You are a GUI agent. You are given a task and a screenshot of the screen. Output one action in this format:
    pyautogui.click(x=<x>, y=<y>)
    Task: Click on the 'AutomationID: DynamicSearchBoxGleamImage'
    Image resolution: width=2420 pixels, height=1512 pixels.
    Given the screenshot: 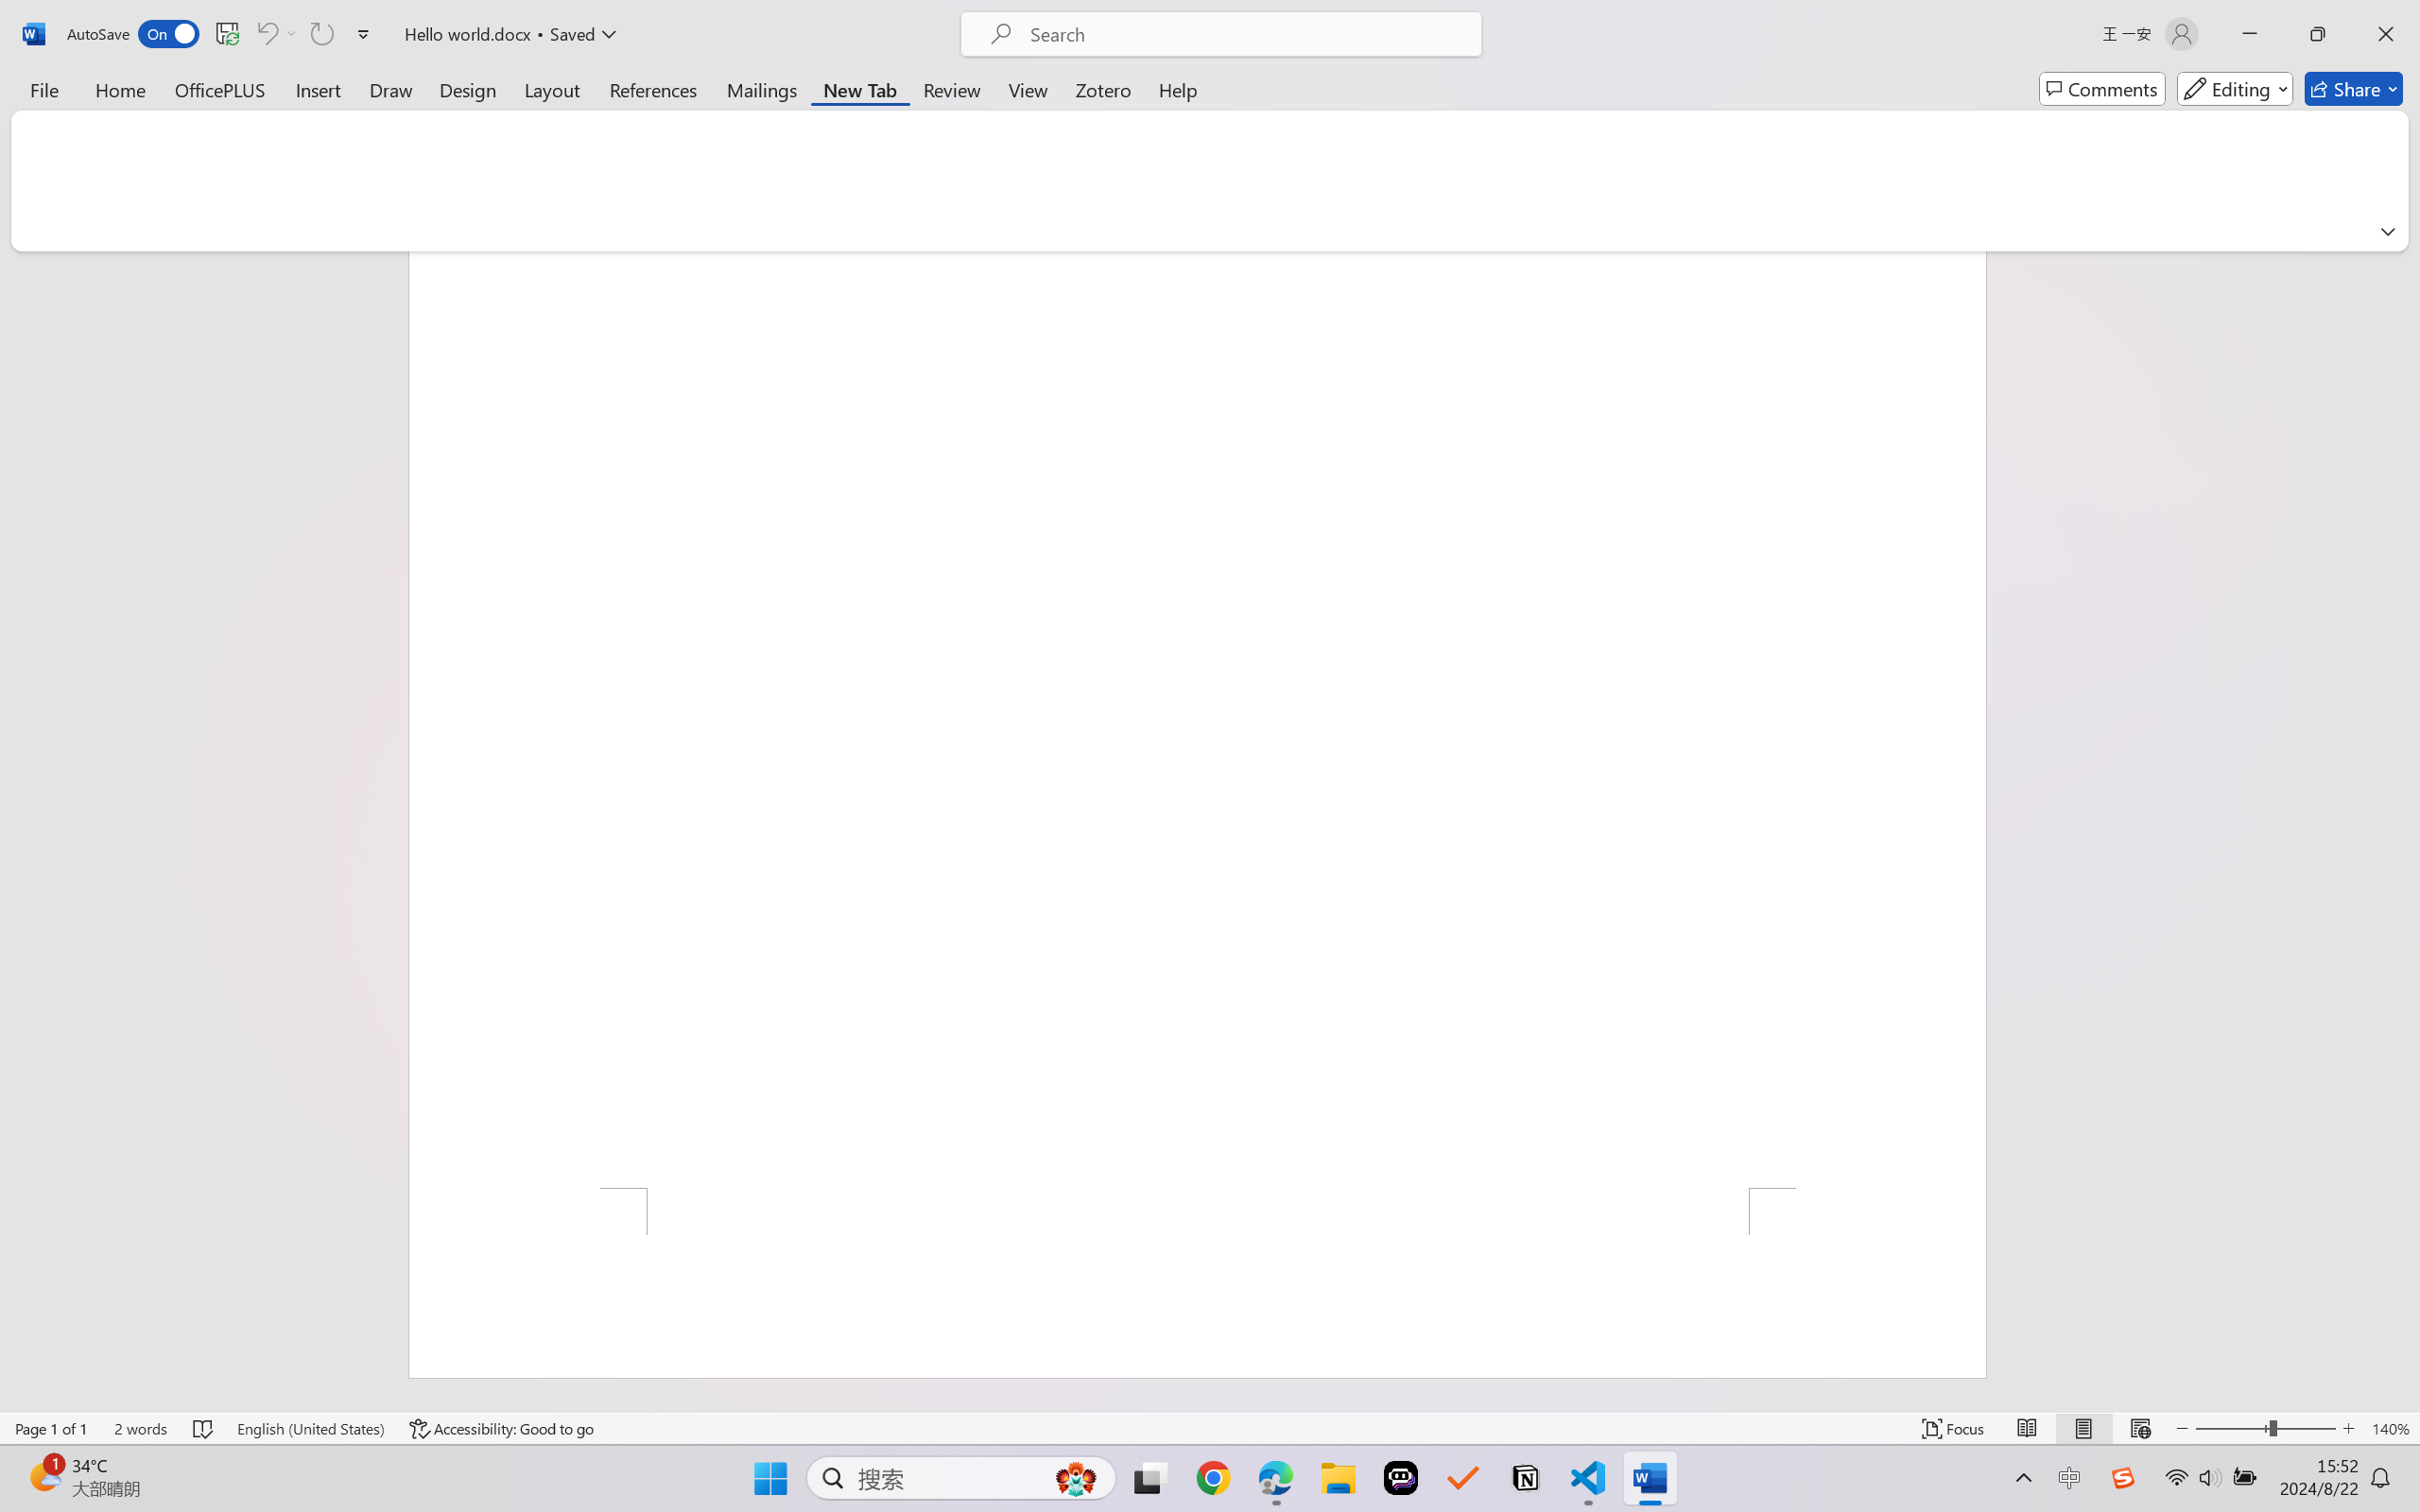 What is the action you would take?
    pyautogui.click(x=1076, y=1478)
    